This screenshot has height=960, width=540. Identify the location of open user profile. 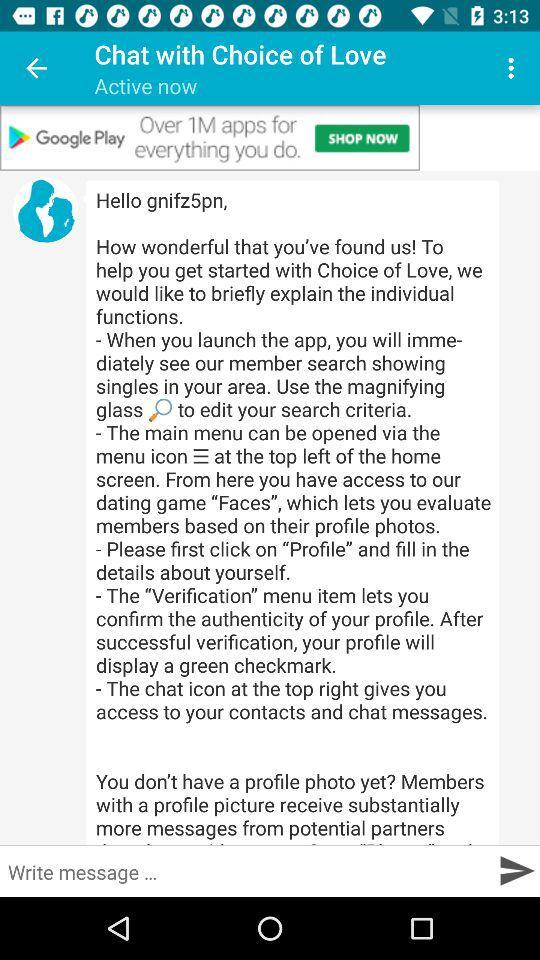
(45, 210).